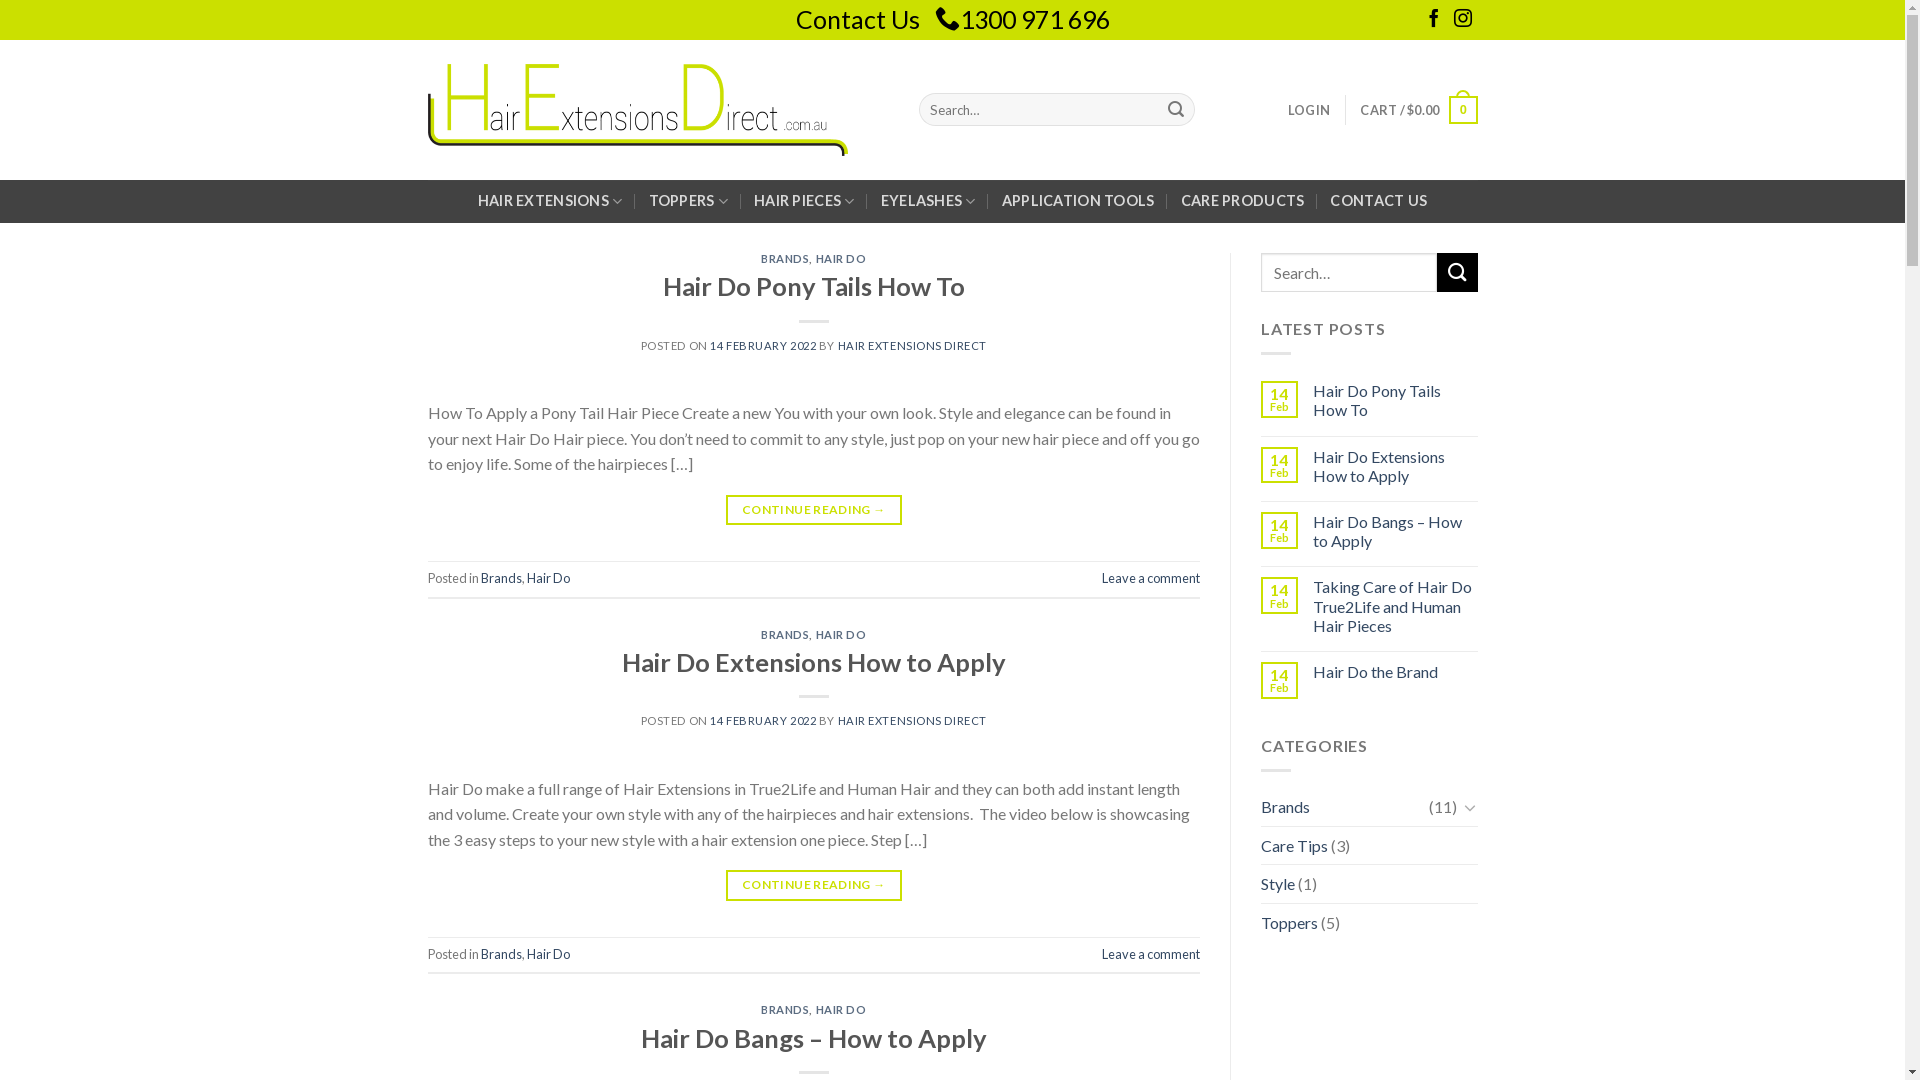 This screenshot has height=1080, width=1920. What do you see at coordinates (911, 344) in the screenshot?
I see `'HAIR EXTENSIONS DIRECT'` at bounding box center [911, 344].